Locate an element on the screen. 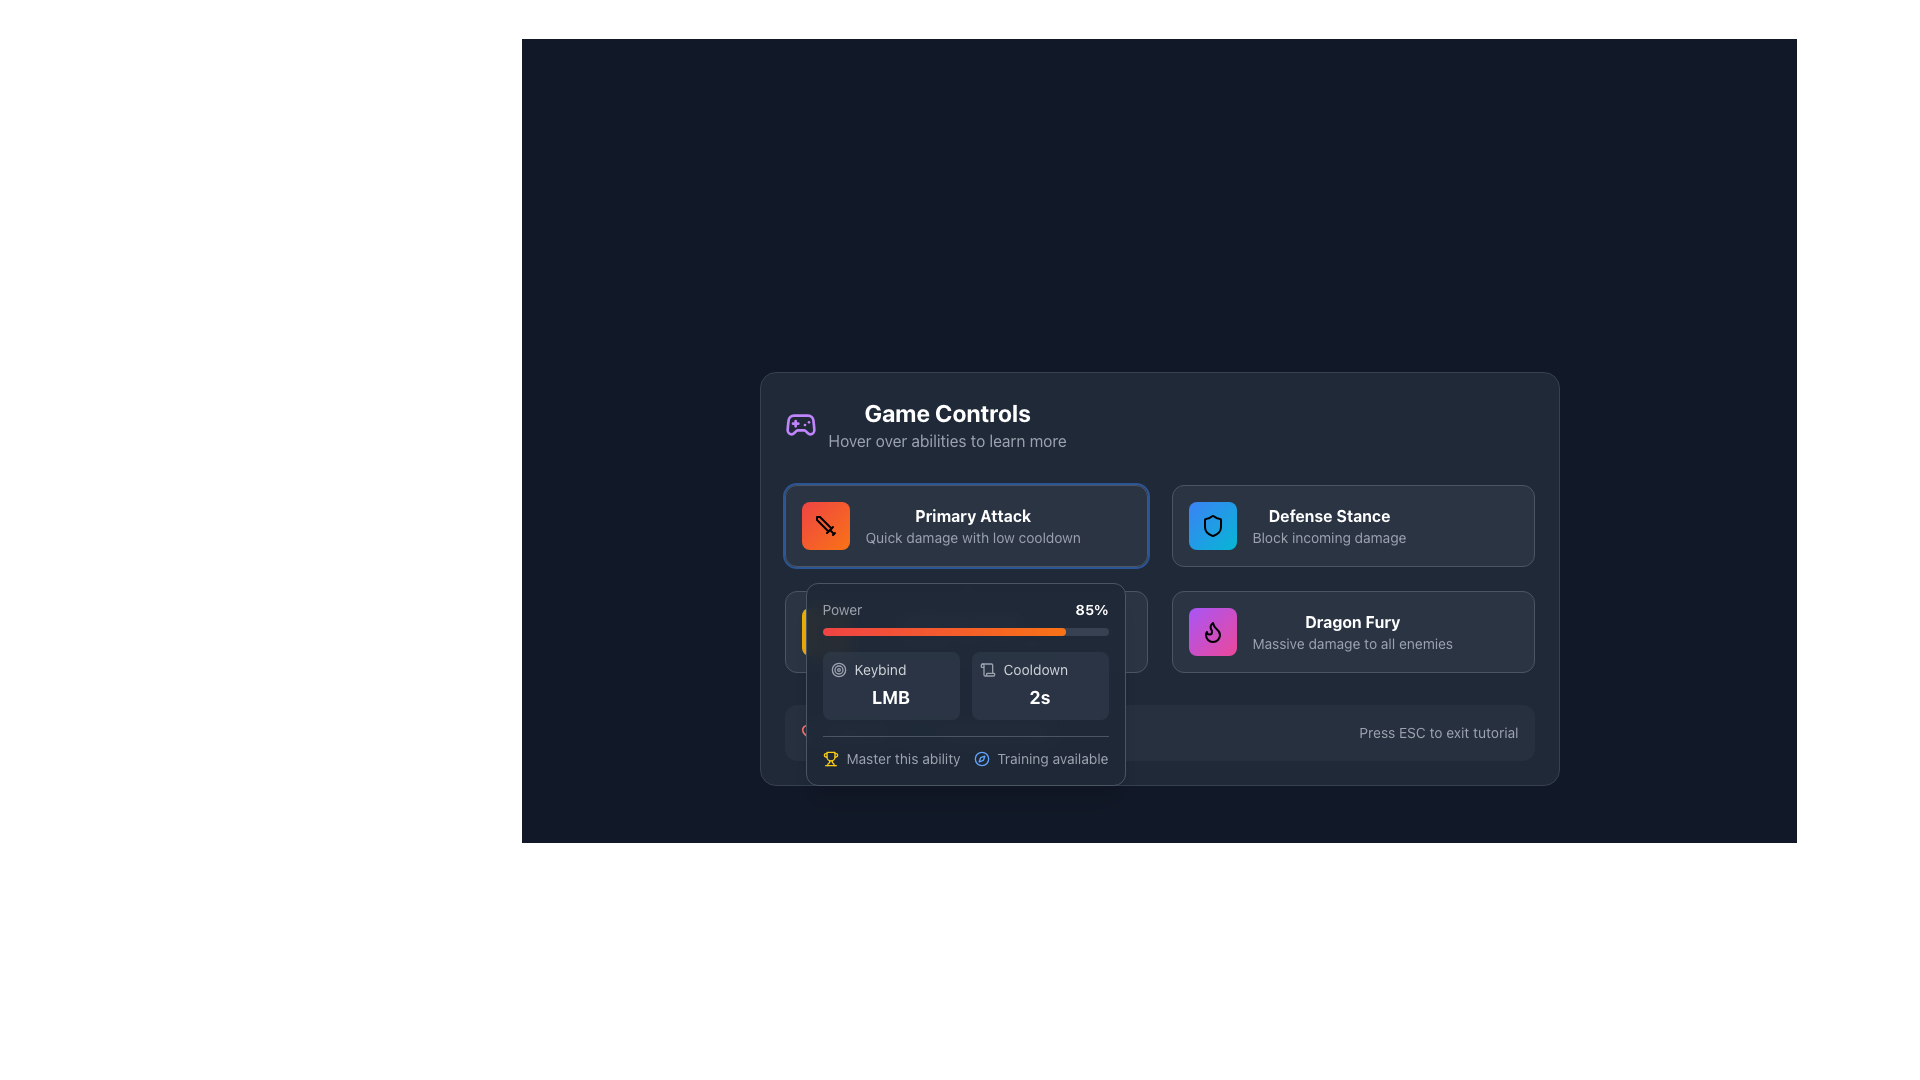 The width and height of the screenshot is (1920, 1080). the state of the heart-shaped icon indicating importance or likability, which is located in the Power section beneath the Primary Attack area is located at coordinates (810, 732).